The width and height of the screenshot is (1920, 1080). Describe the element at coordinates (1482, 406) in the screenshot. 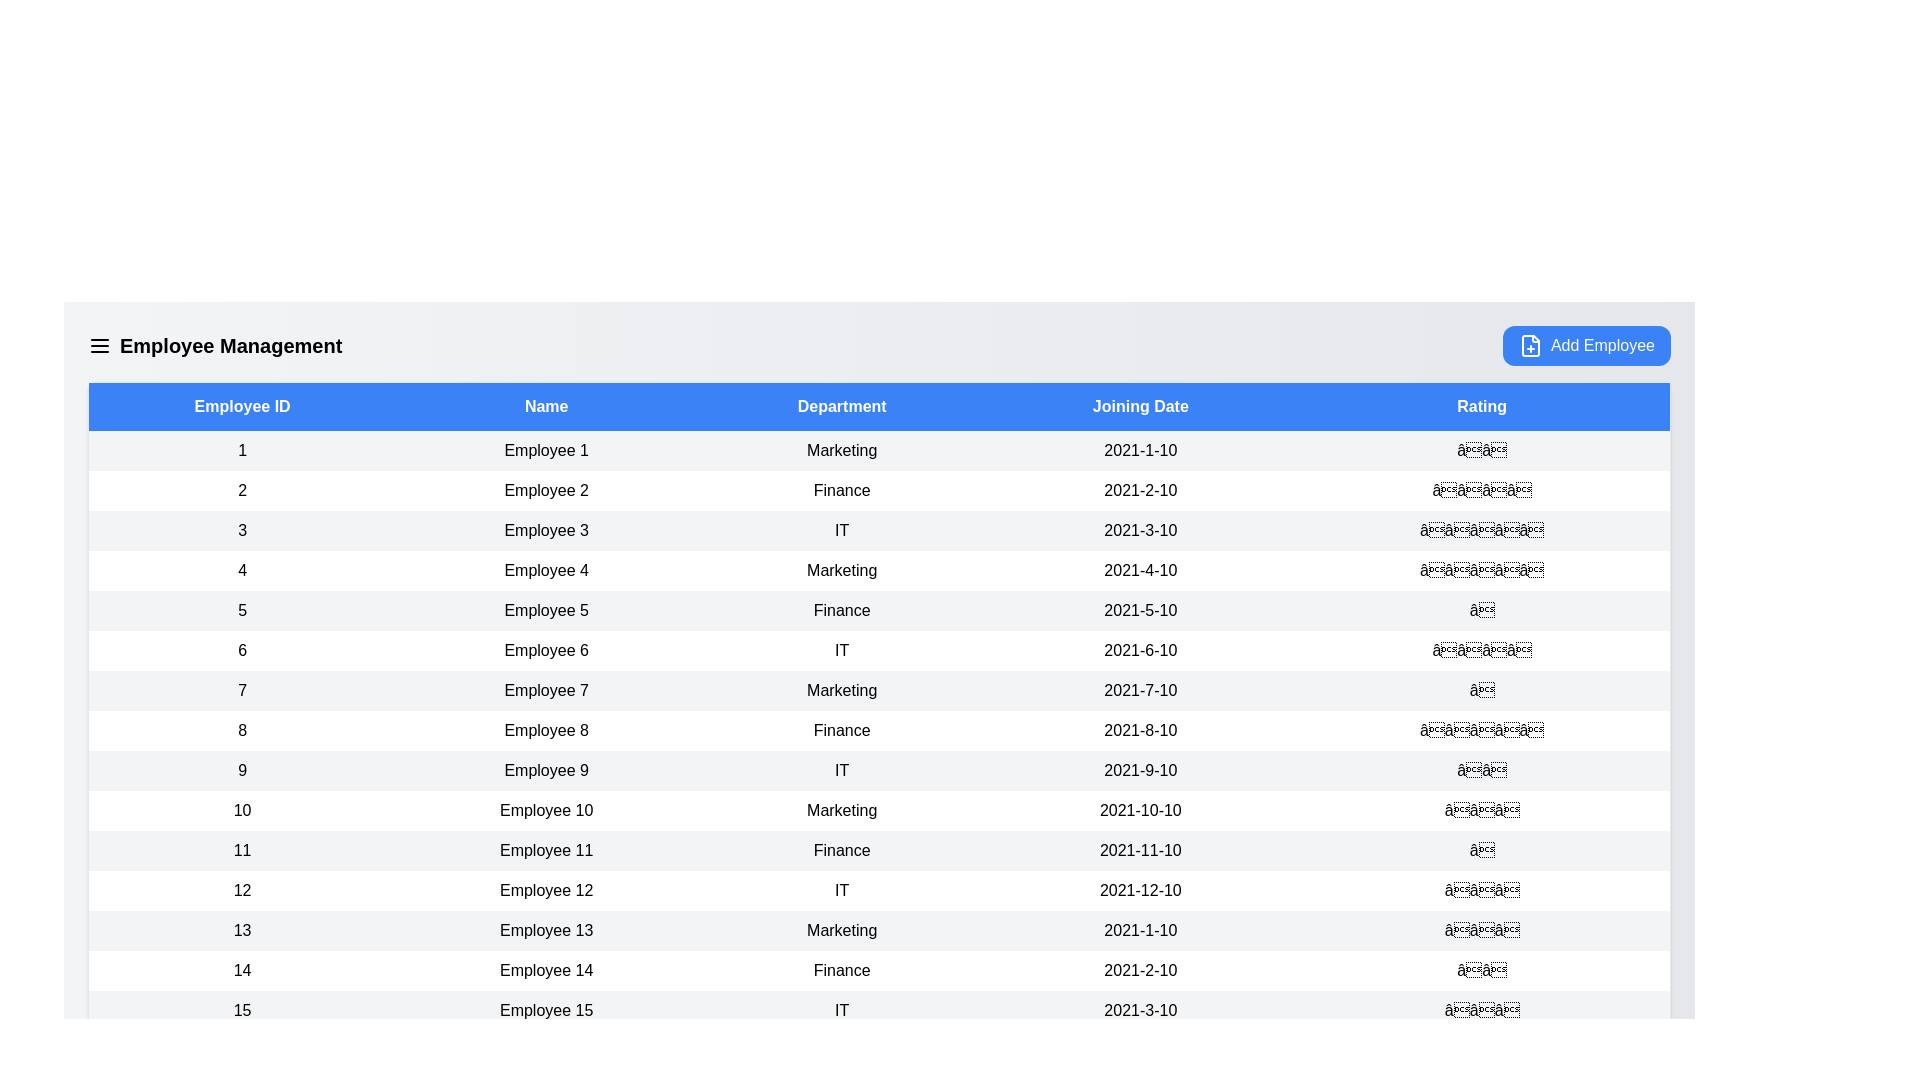

I see `the header of the table to sort the data by Rating` at that location.